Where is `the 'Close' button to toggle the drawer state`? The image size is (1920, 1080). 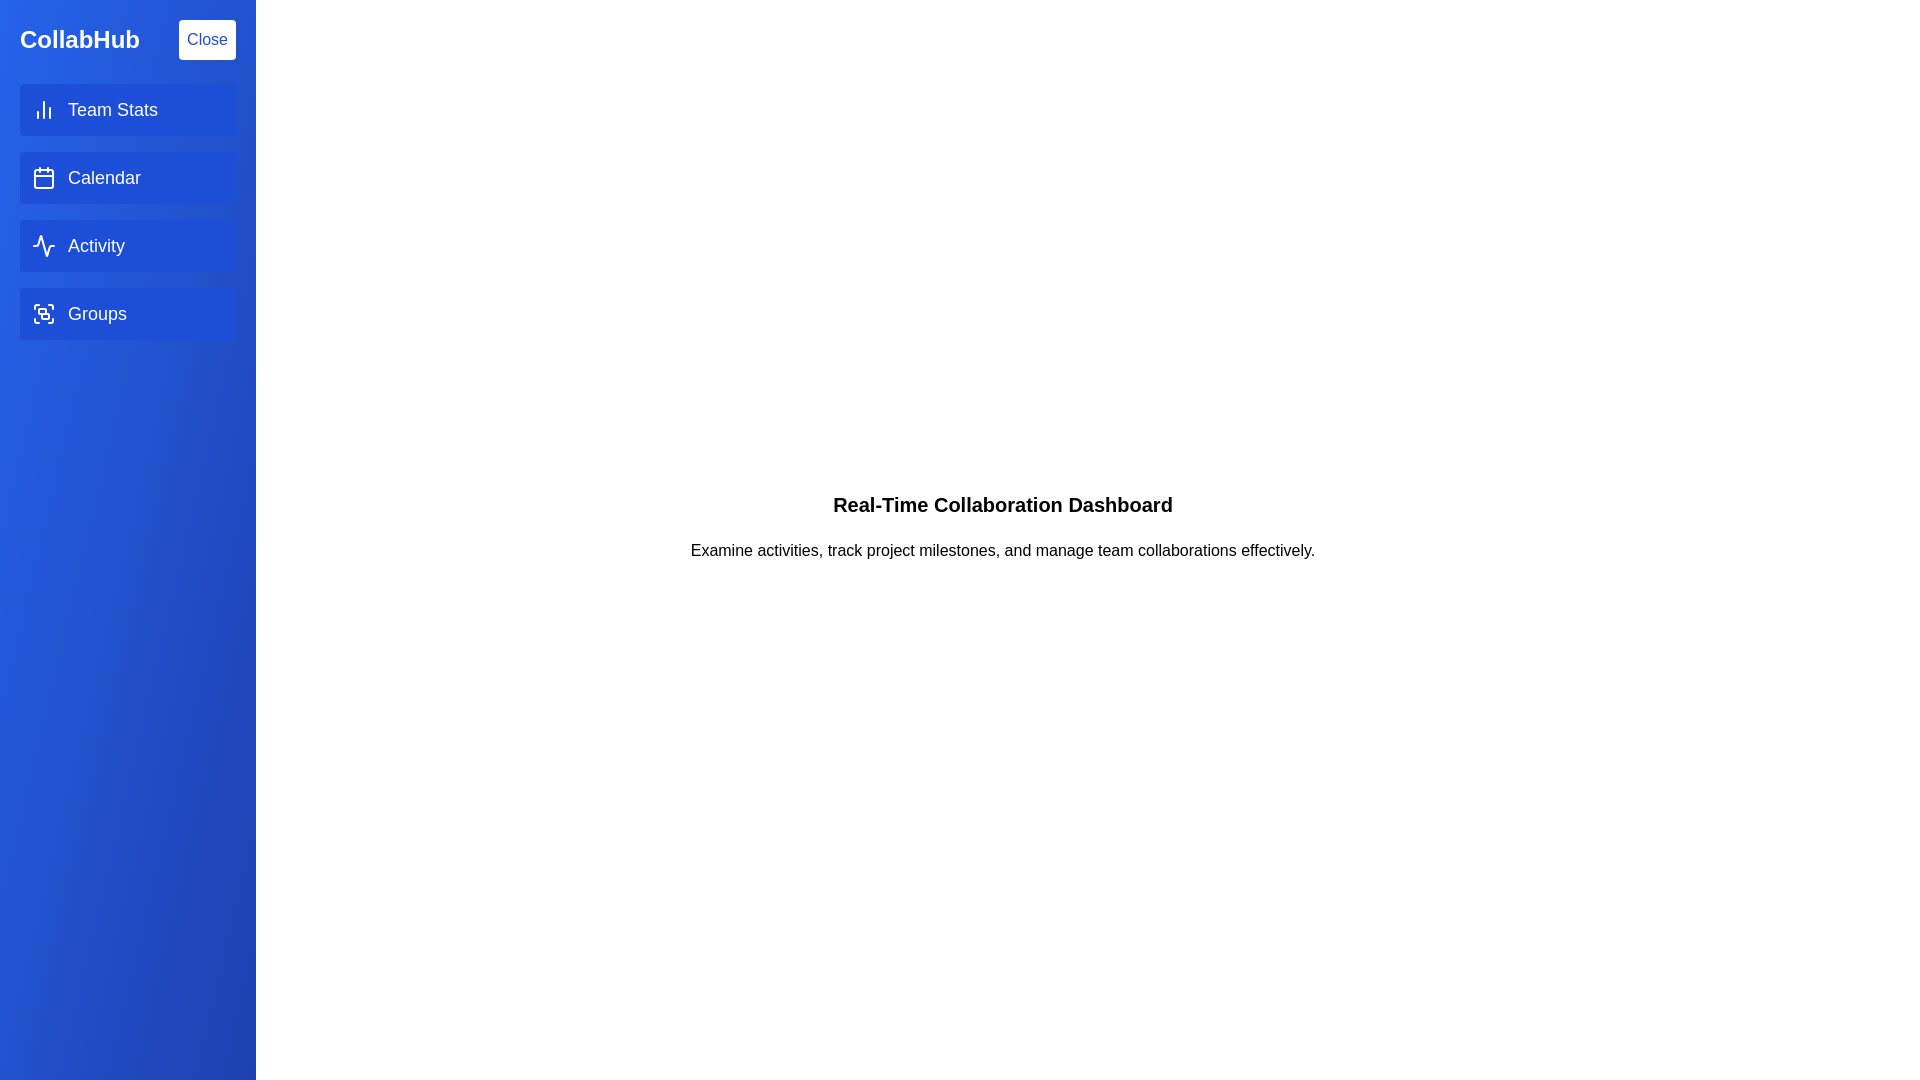
the 'Close' button to toggle the drawer state is located at coordinates (206, 39).